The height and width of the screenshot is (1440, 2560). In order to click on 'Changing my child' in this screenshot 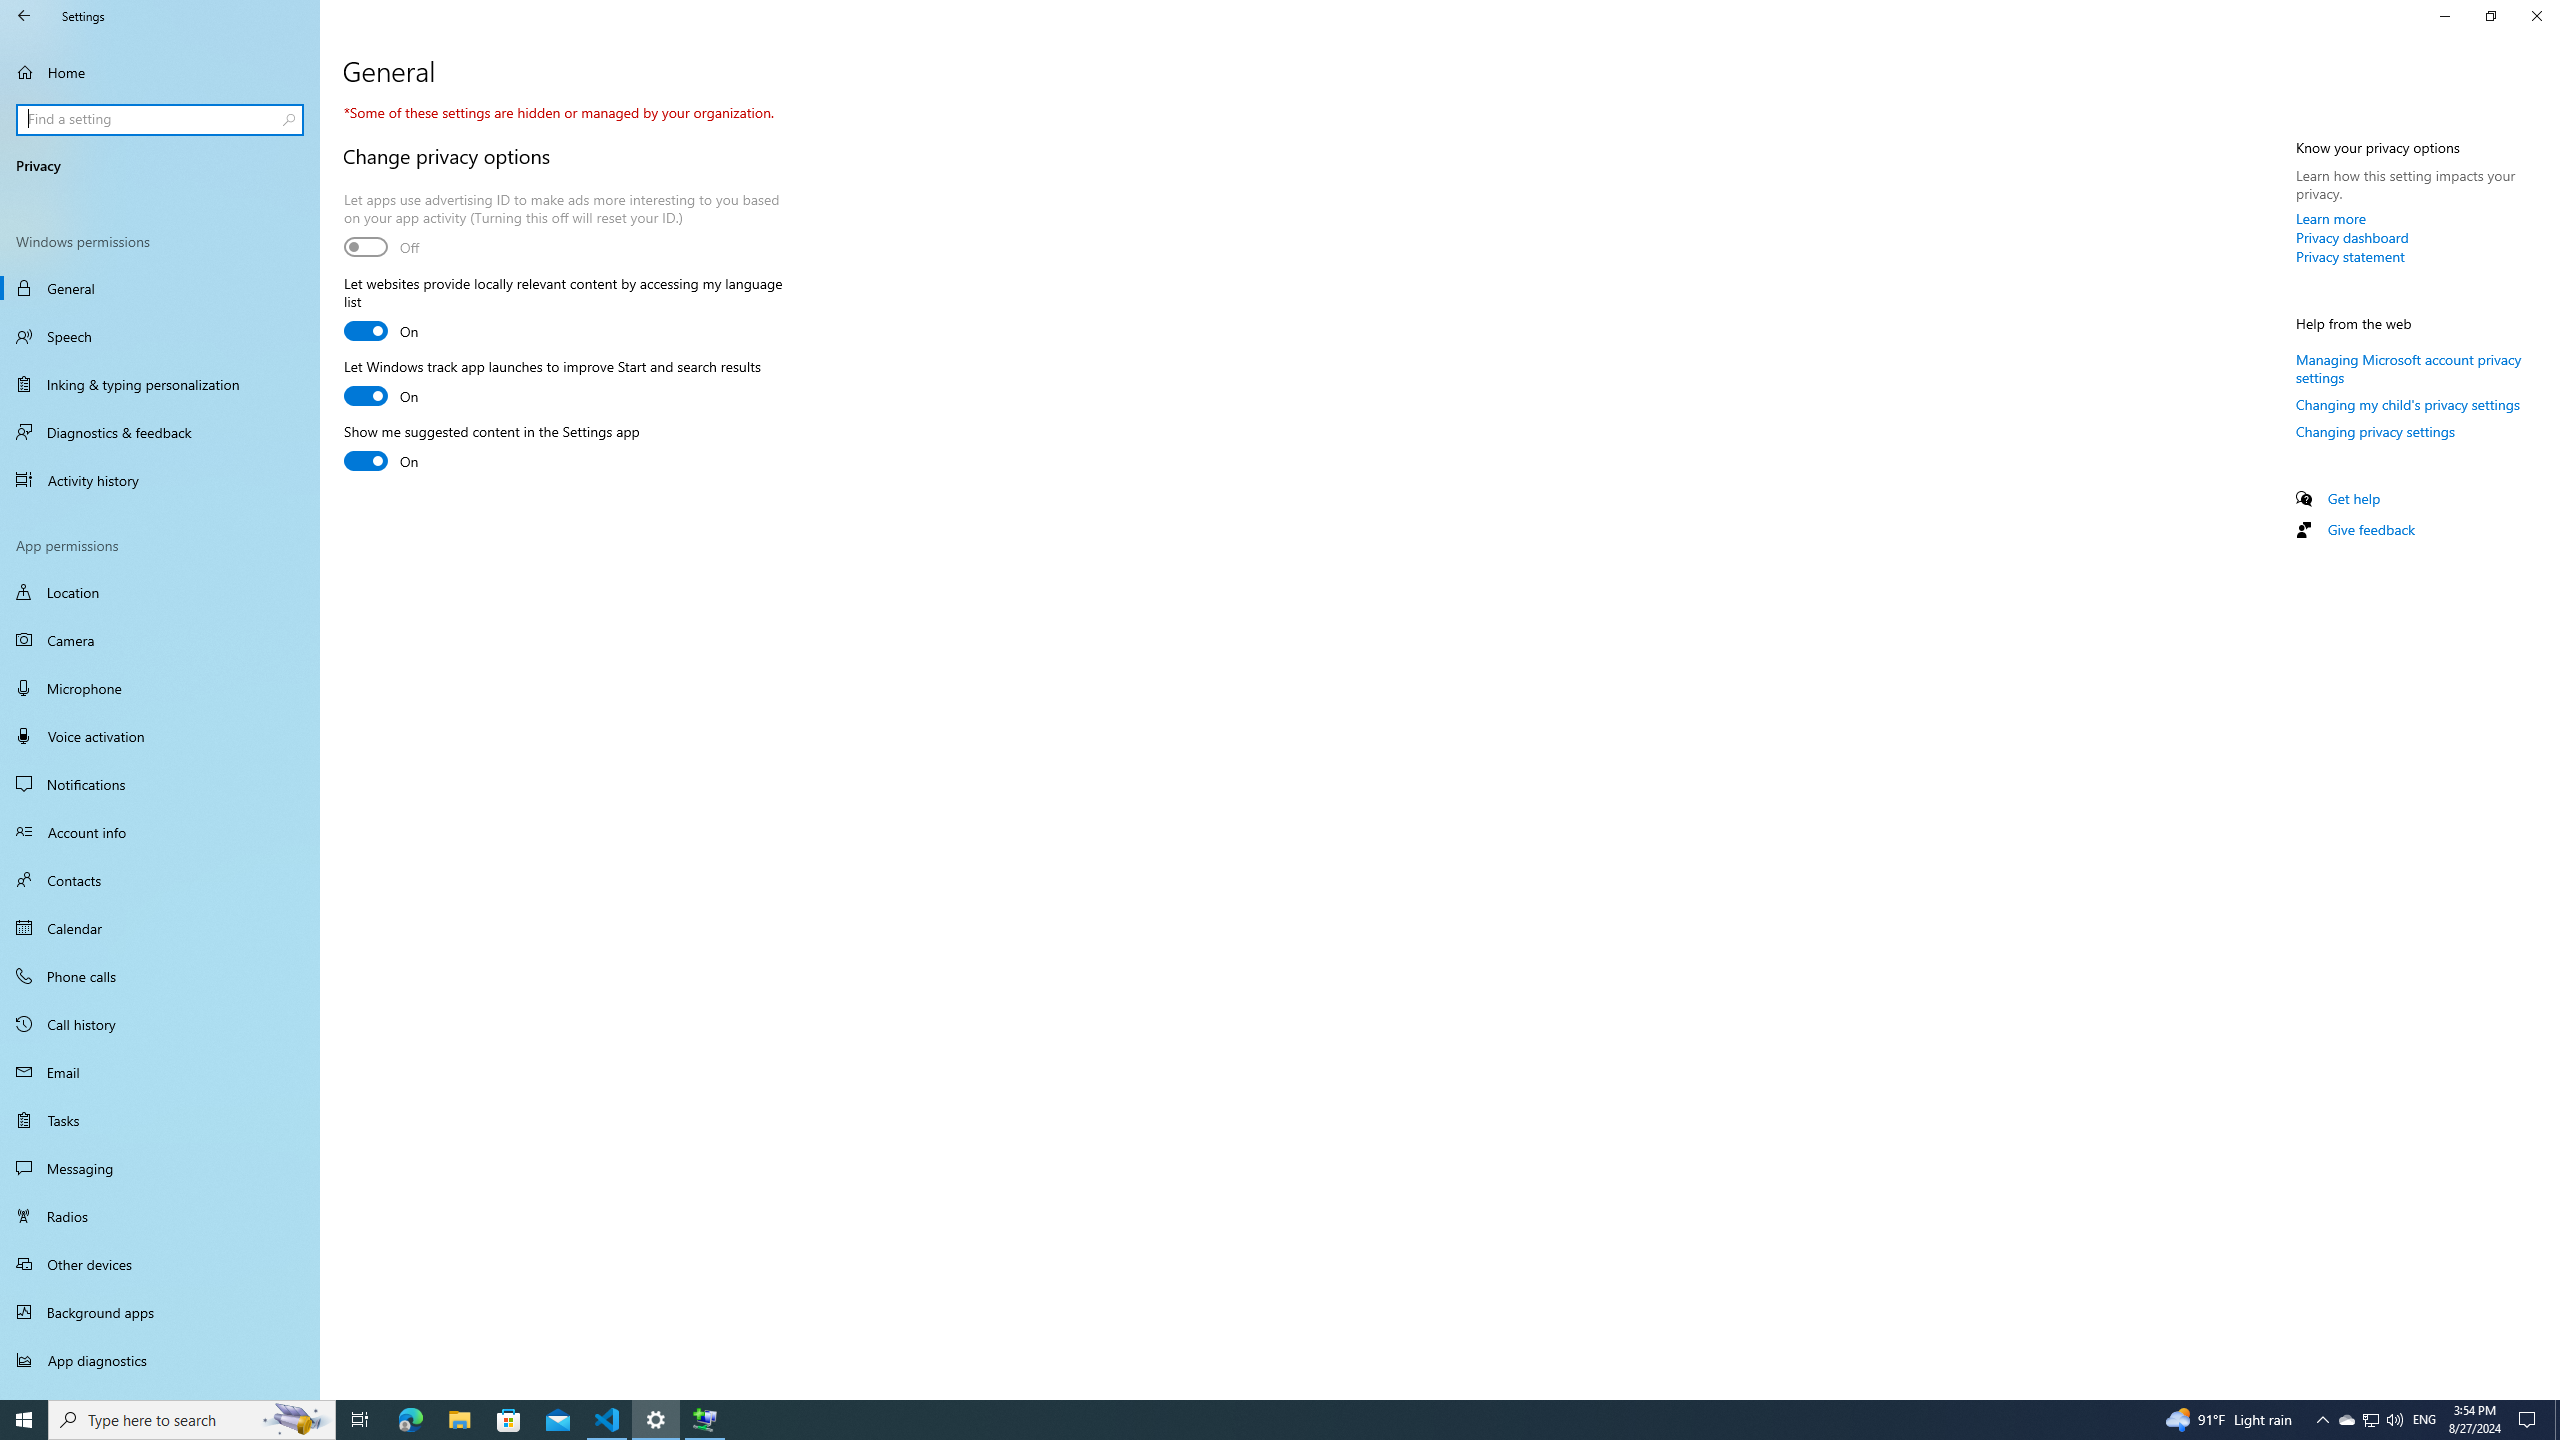, I will do `click(2406, 403)`.